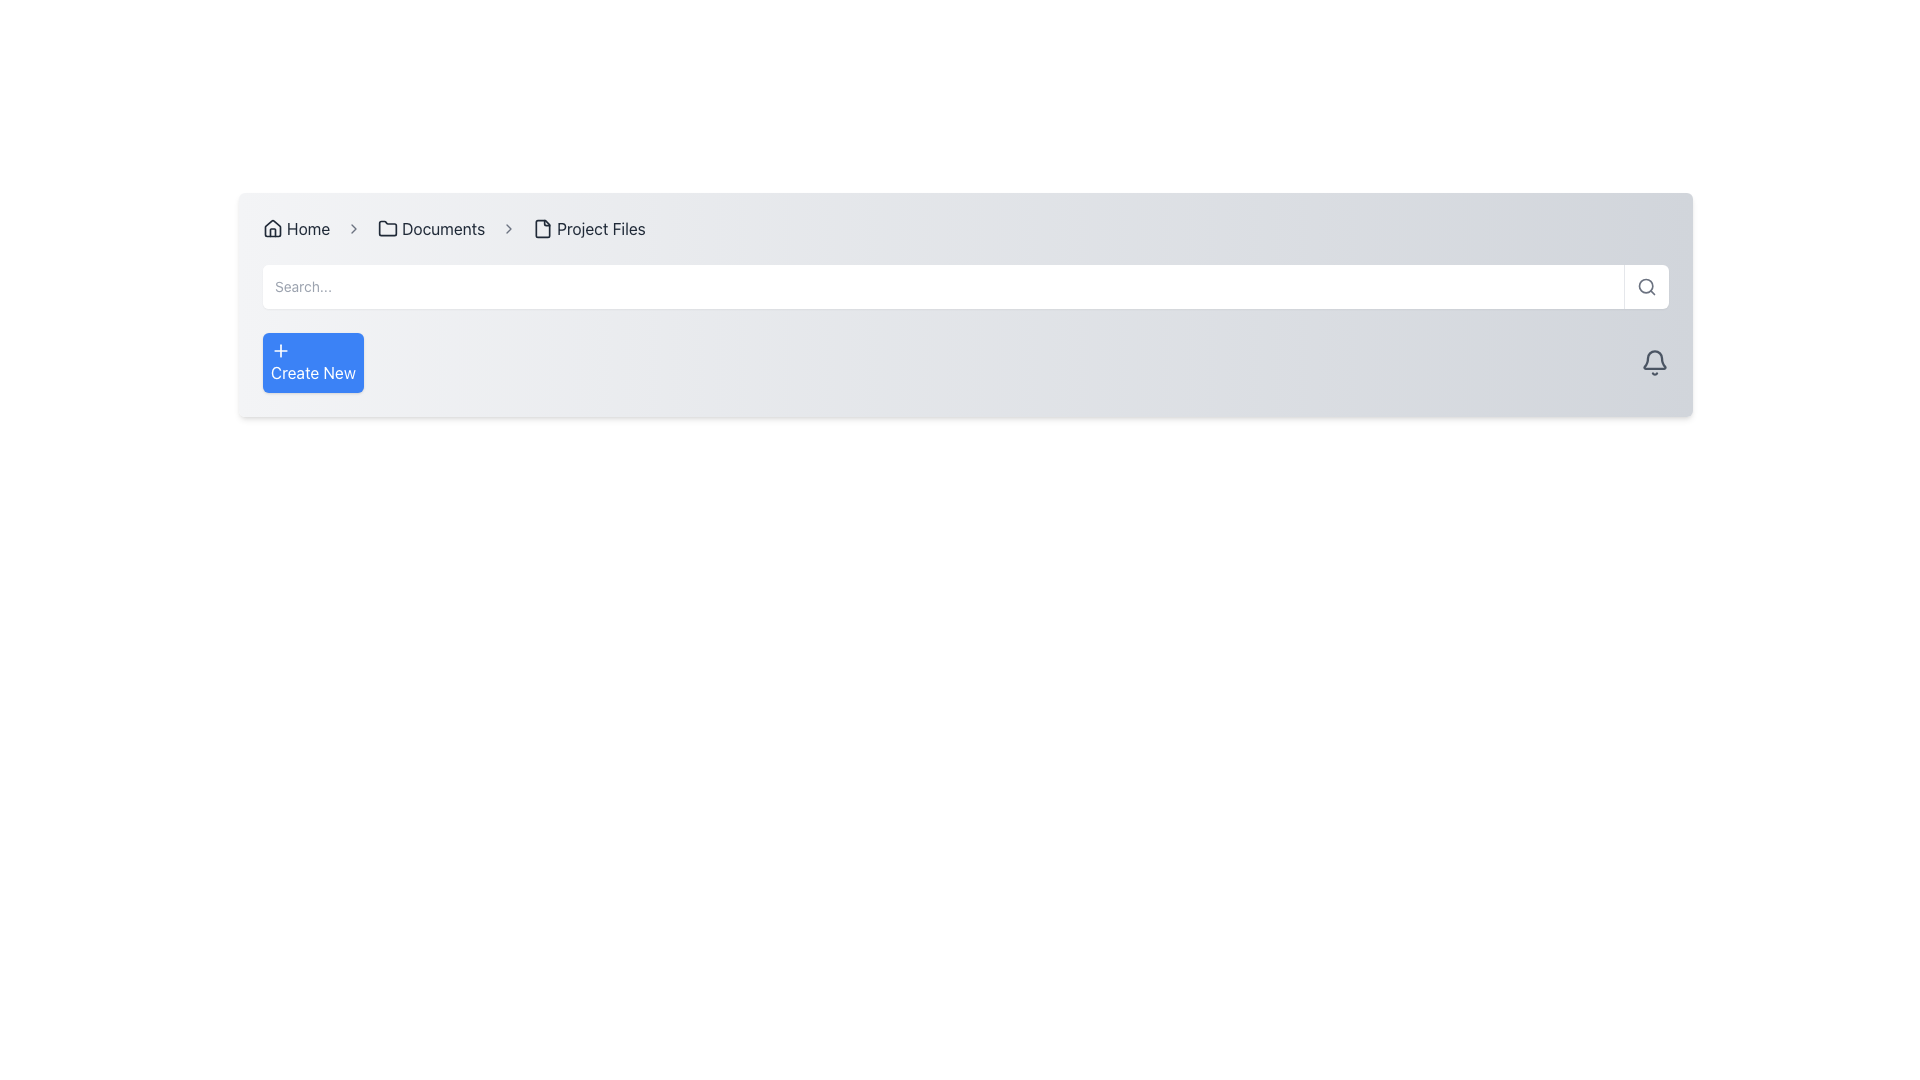 The image size is (1920, 1080). Describe the element at coordinates (280, 350) in the screenshot. I see `the cross-shaped icon with a plus symbol` at that location.